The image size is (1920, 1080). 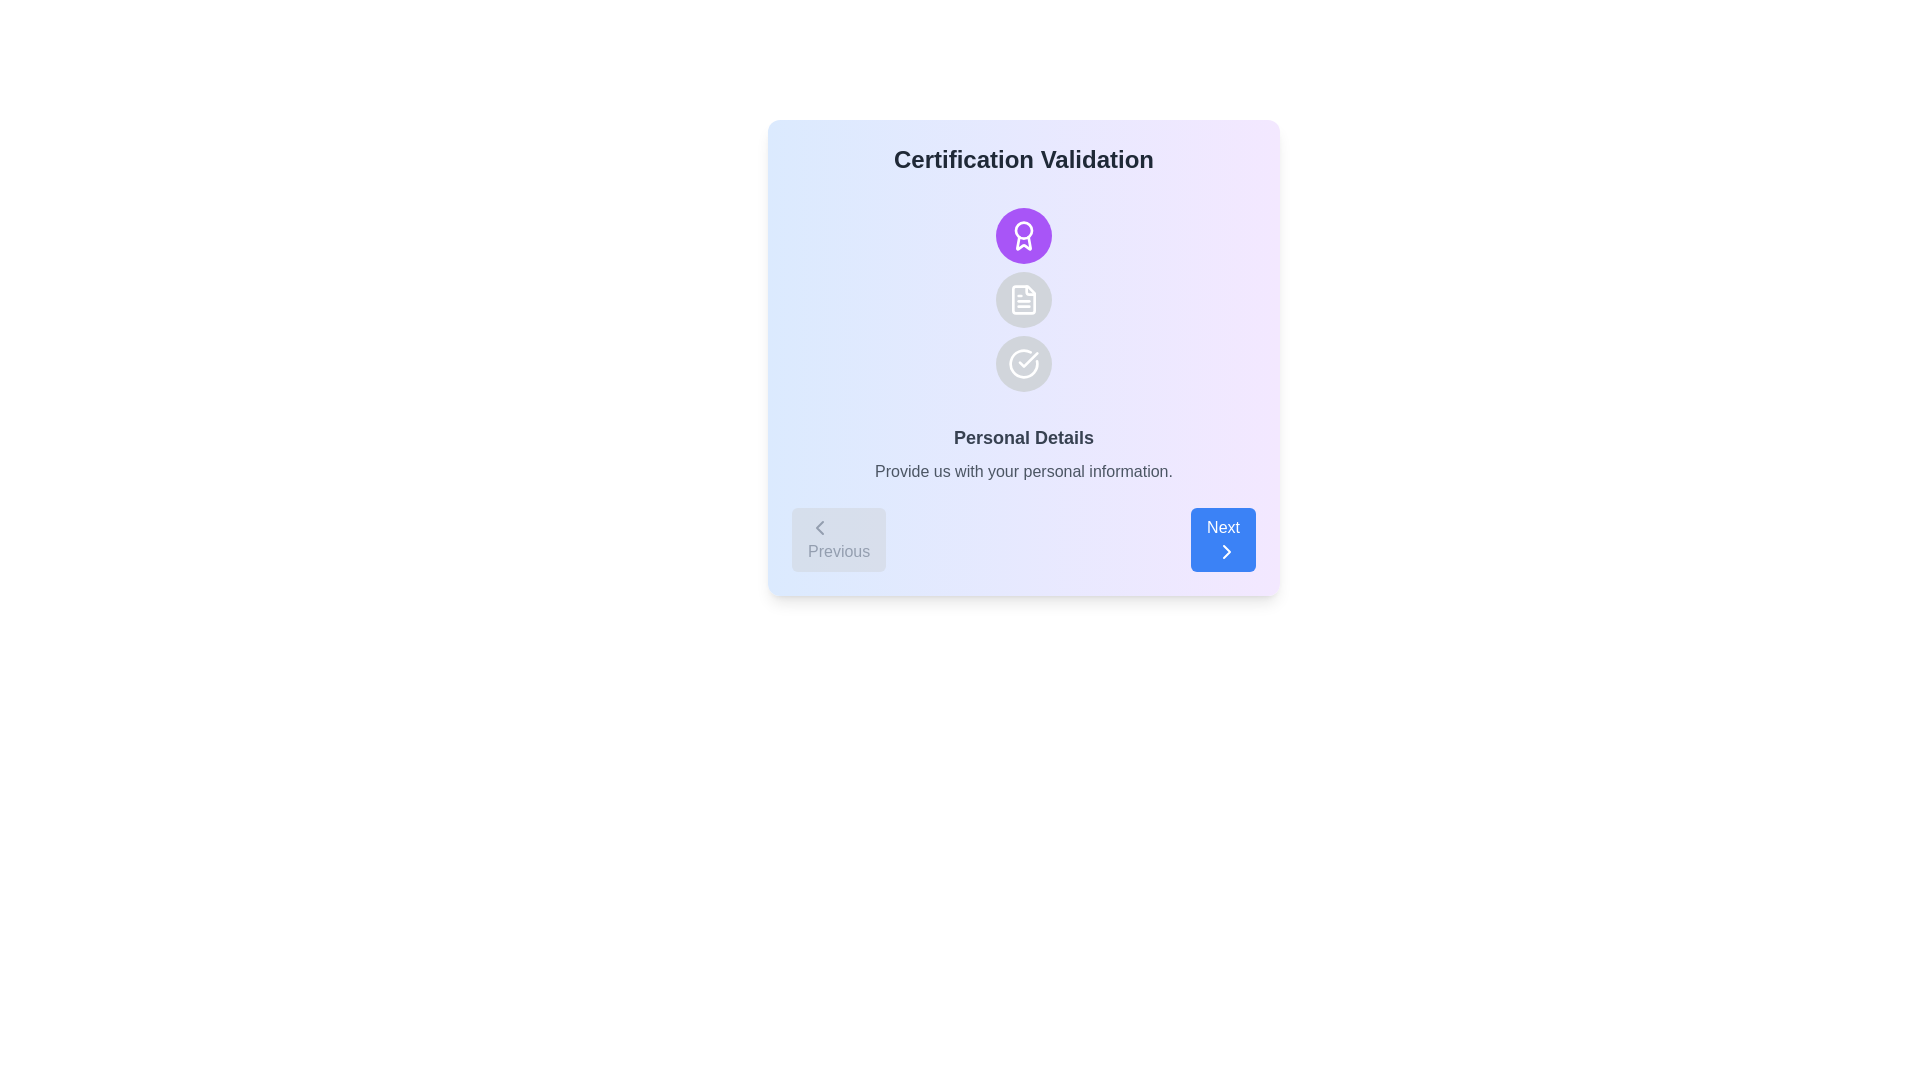 What do you see at coordinates (1023, 454) in the screenshot?
I see `the Text element titled 'Personal Details' with description 'Provide us with your personal information.' within the form step under 'Certification Validation.'` at bounding box center [1023, 454].